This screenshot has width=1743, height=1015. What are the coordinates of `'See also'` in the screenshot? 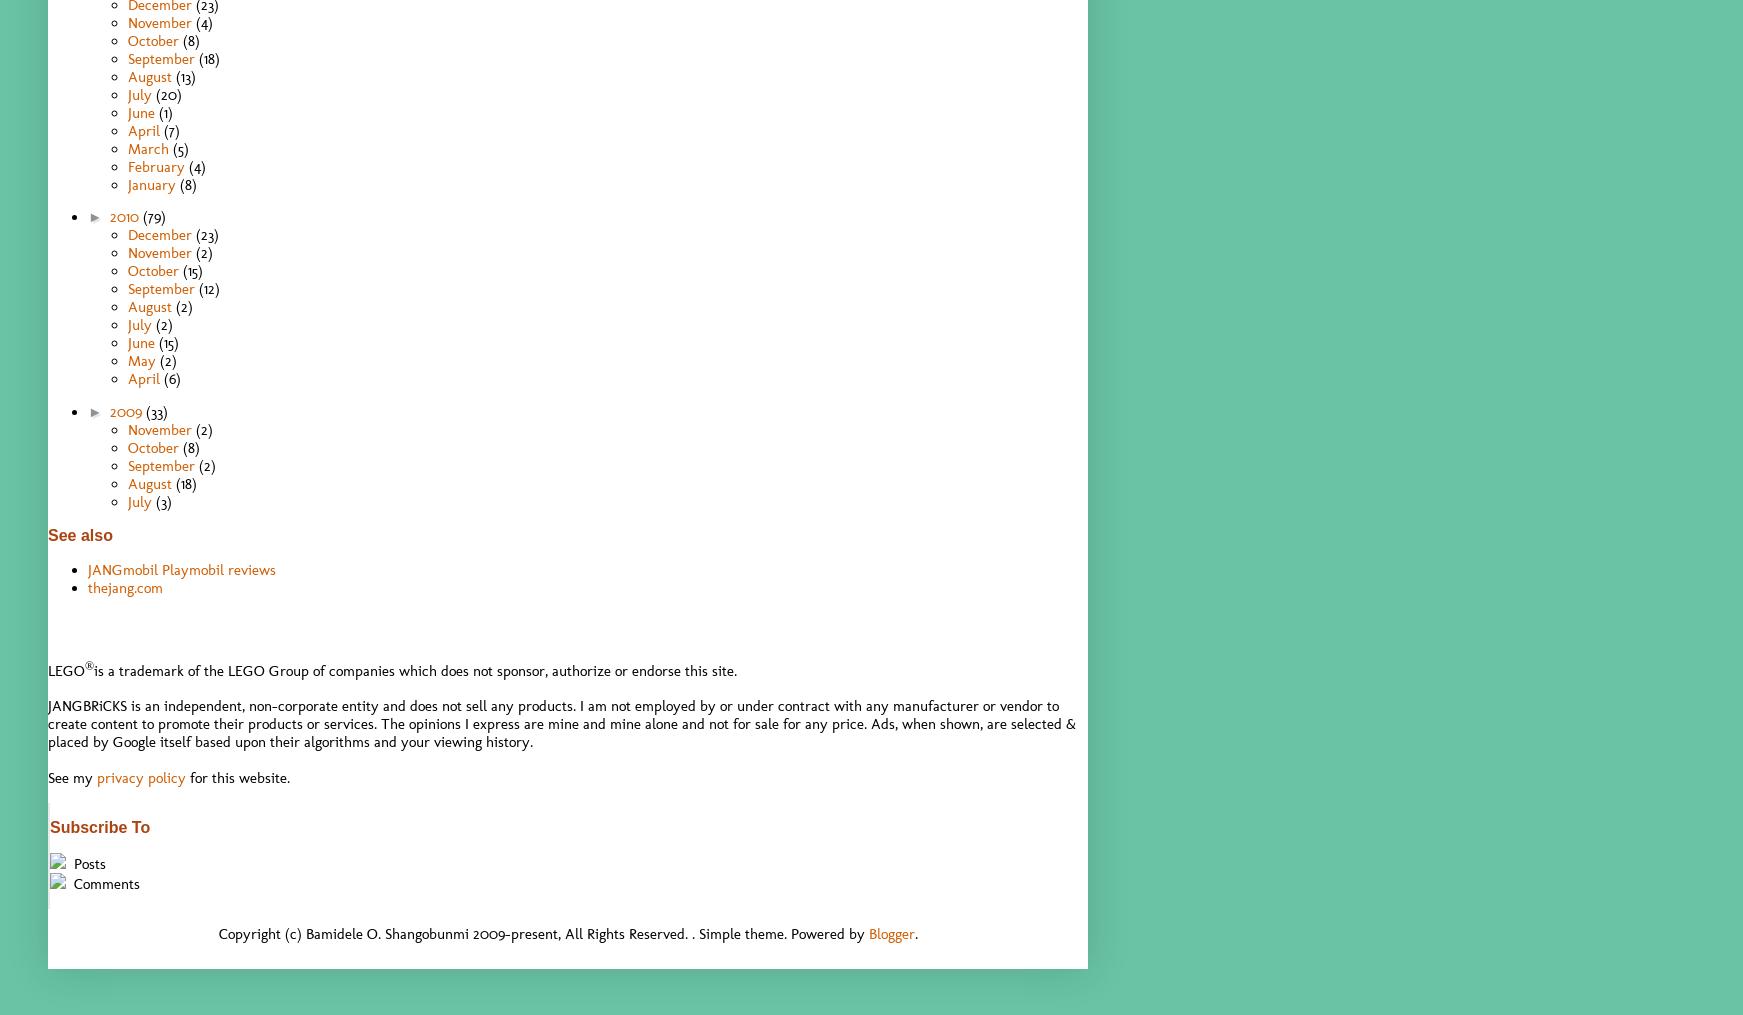 It's located at (79, 534).